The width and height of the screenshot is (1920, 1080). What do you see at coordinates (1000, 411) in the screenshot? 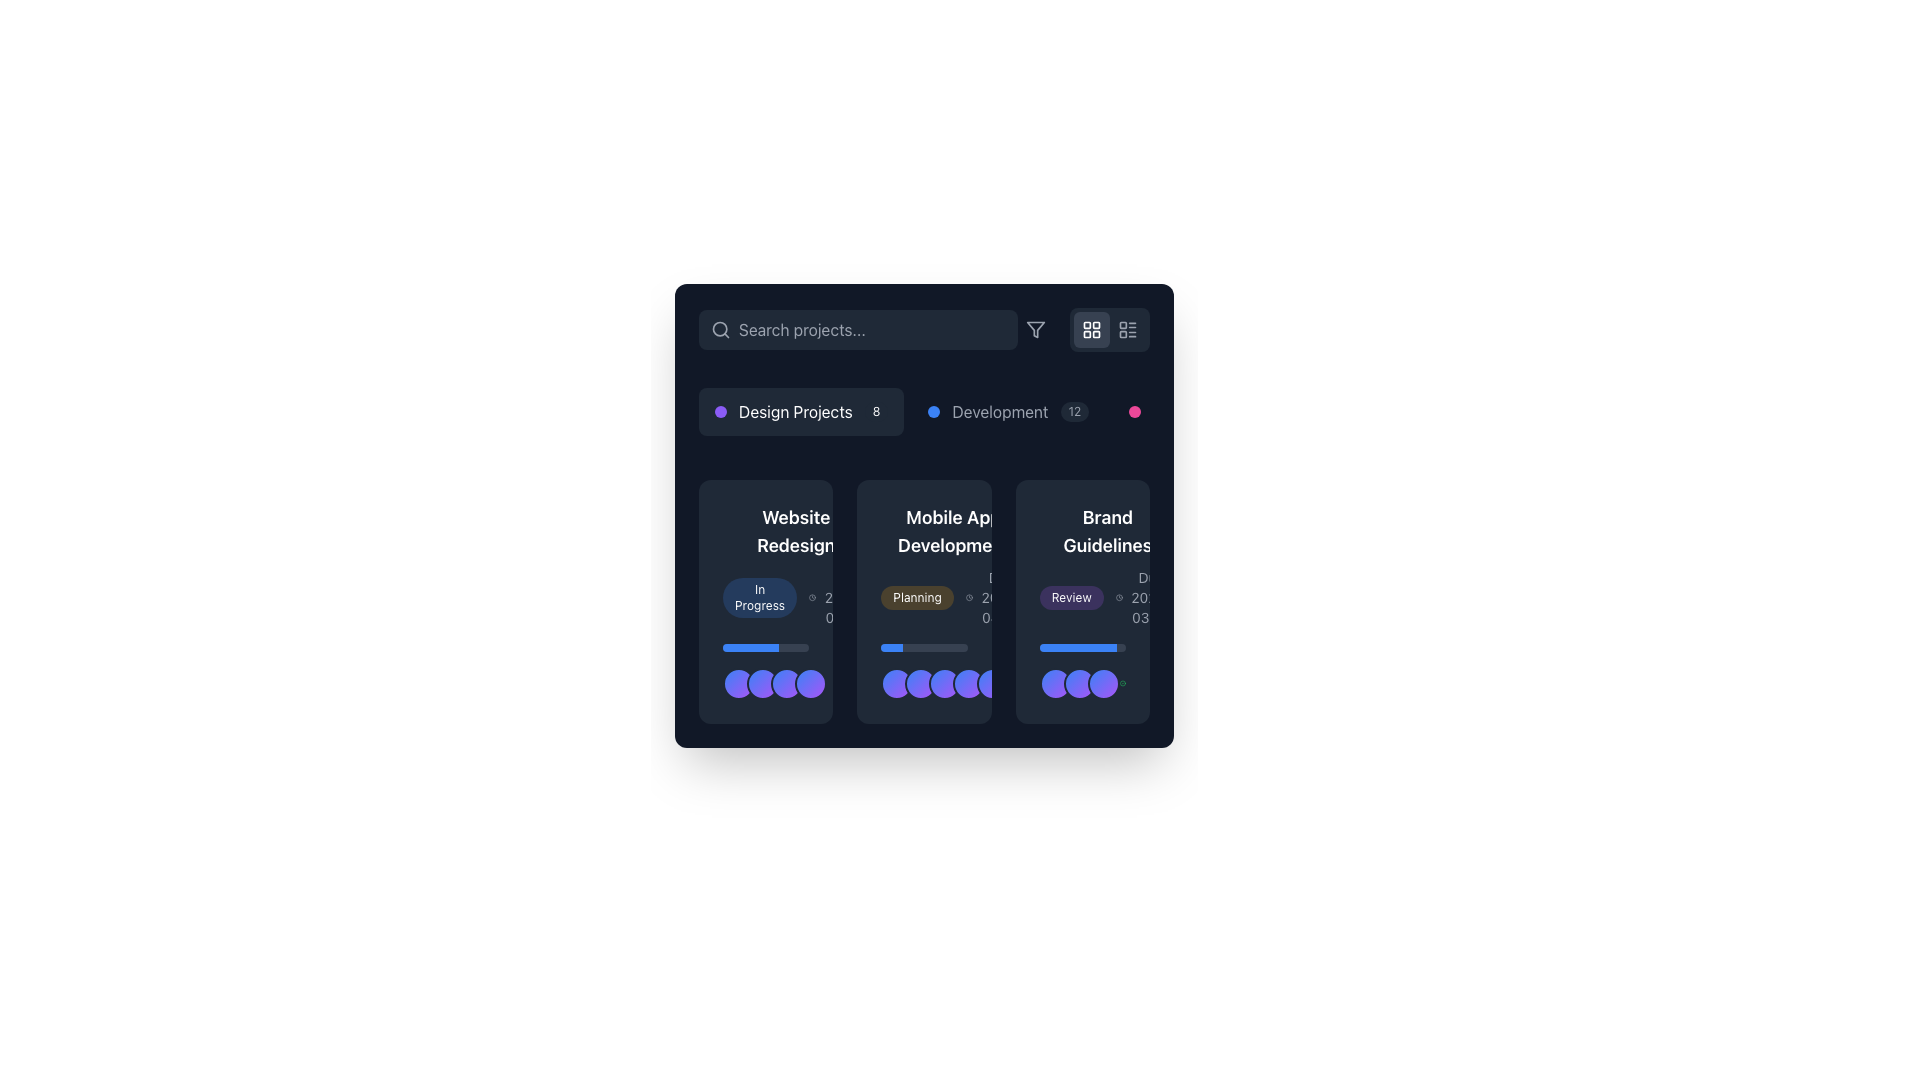
I see `the static text label displaying 'Development', which is styled with a light gray font on a dark background and is part of a horizontal menu, positioned centrally among its siblings` at bounding box center [1000, 411].